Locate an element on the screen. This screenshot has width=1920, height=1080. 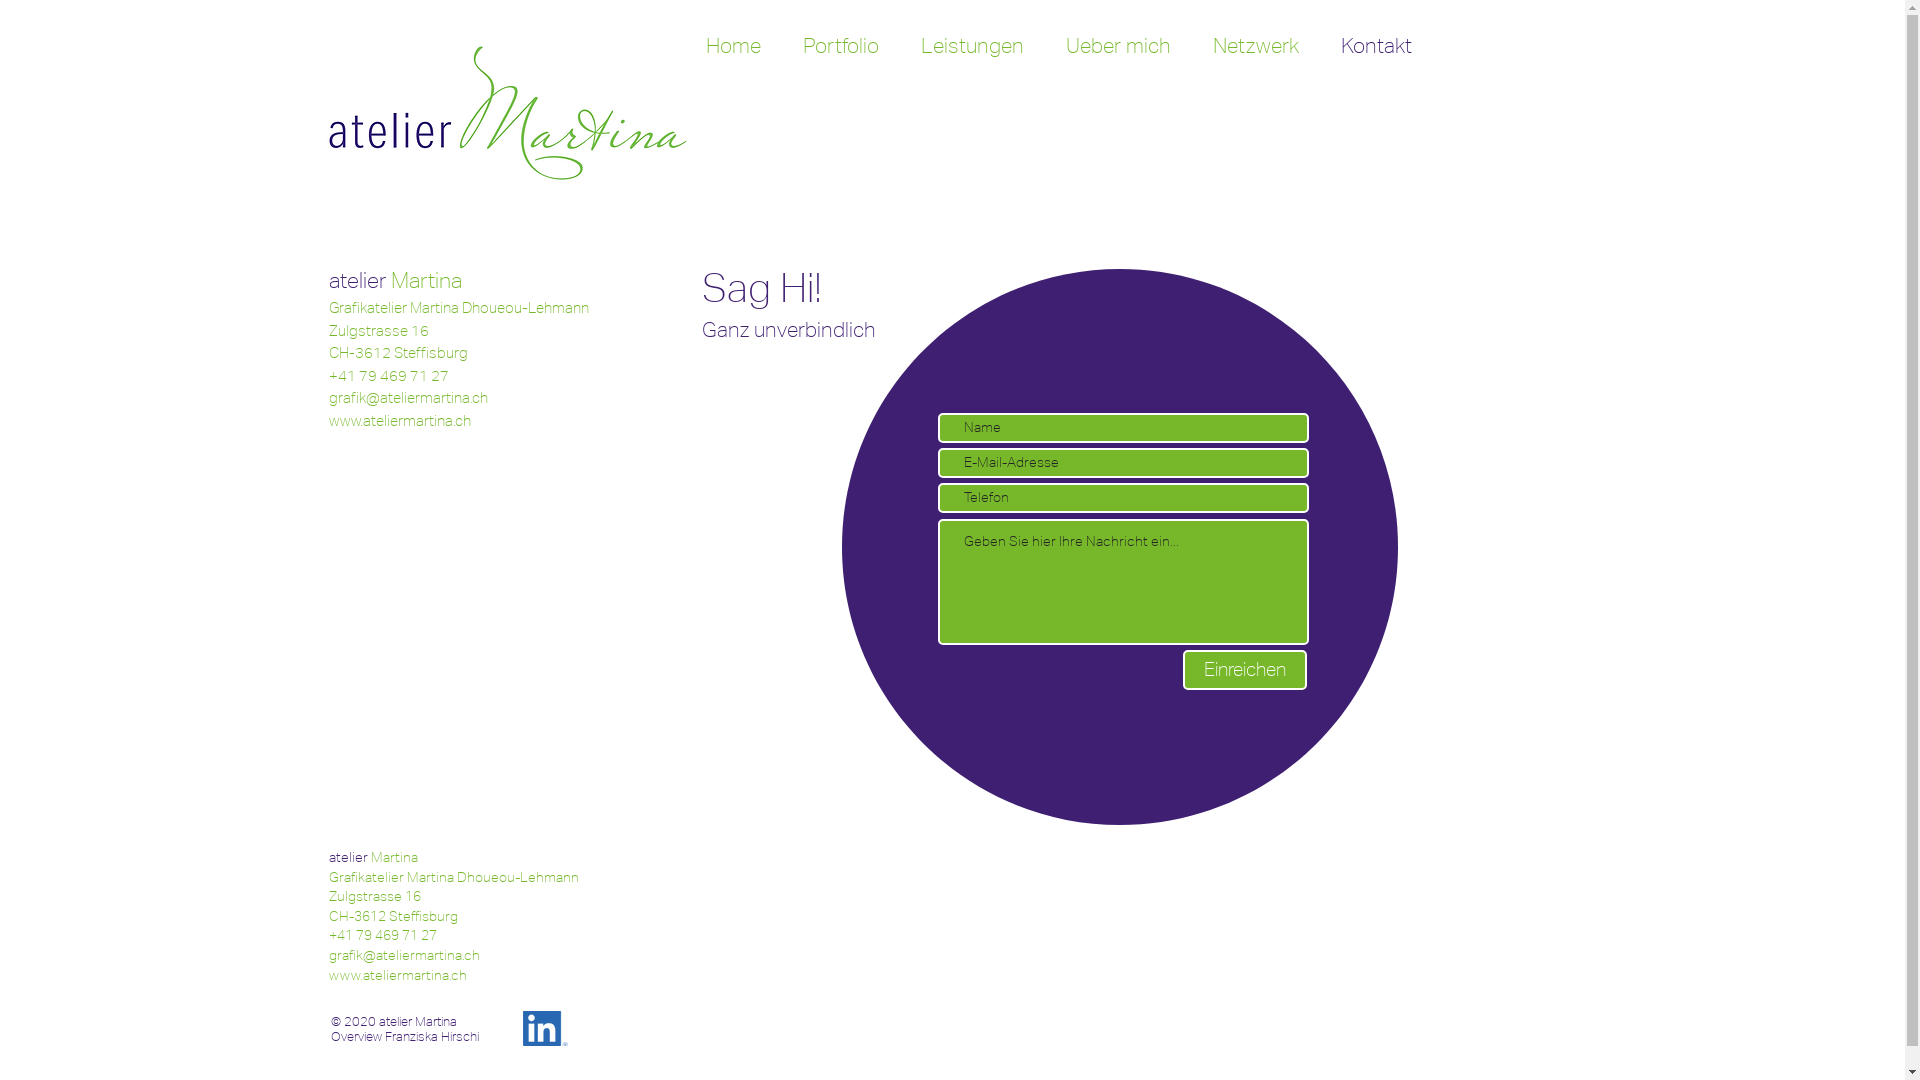
'Leistungen' is located at coordinates (972, 45).